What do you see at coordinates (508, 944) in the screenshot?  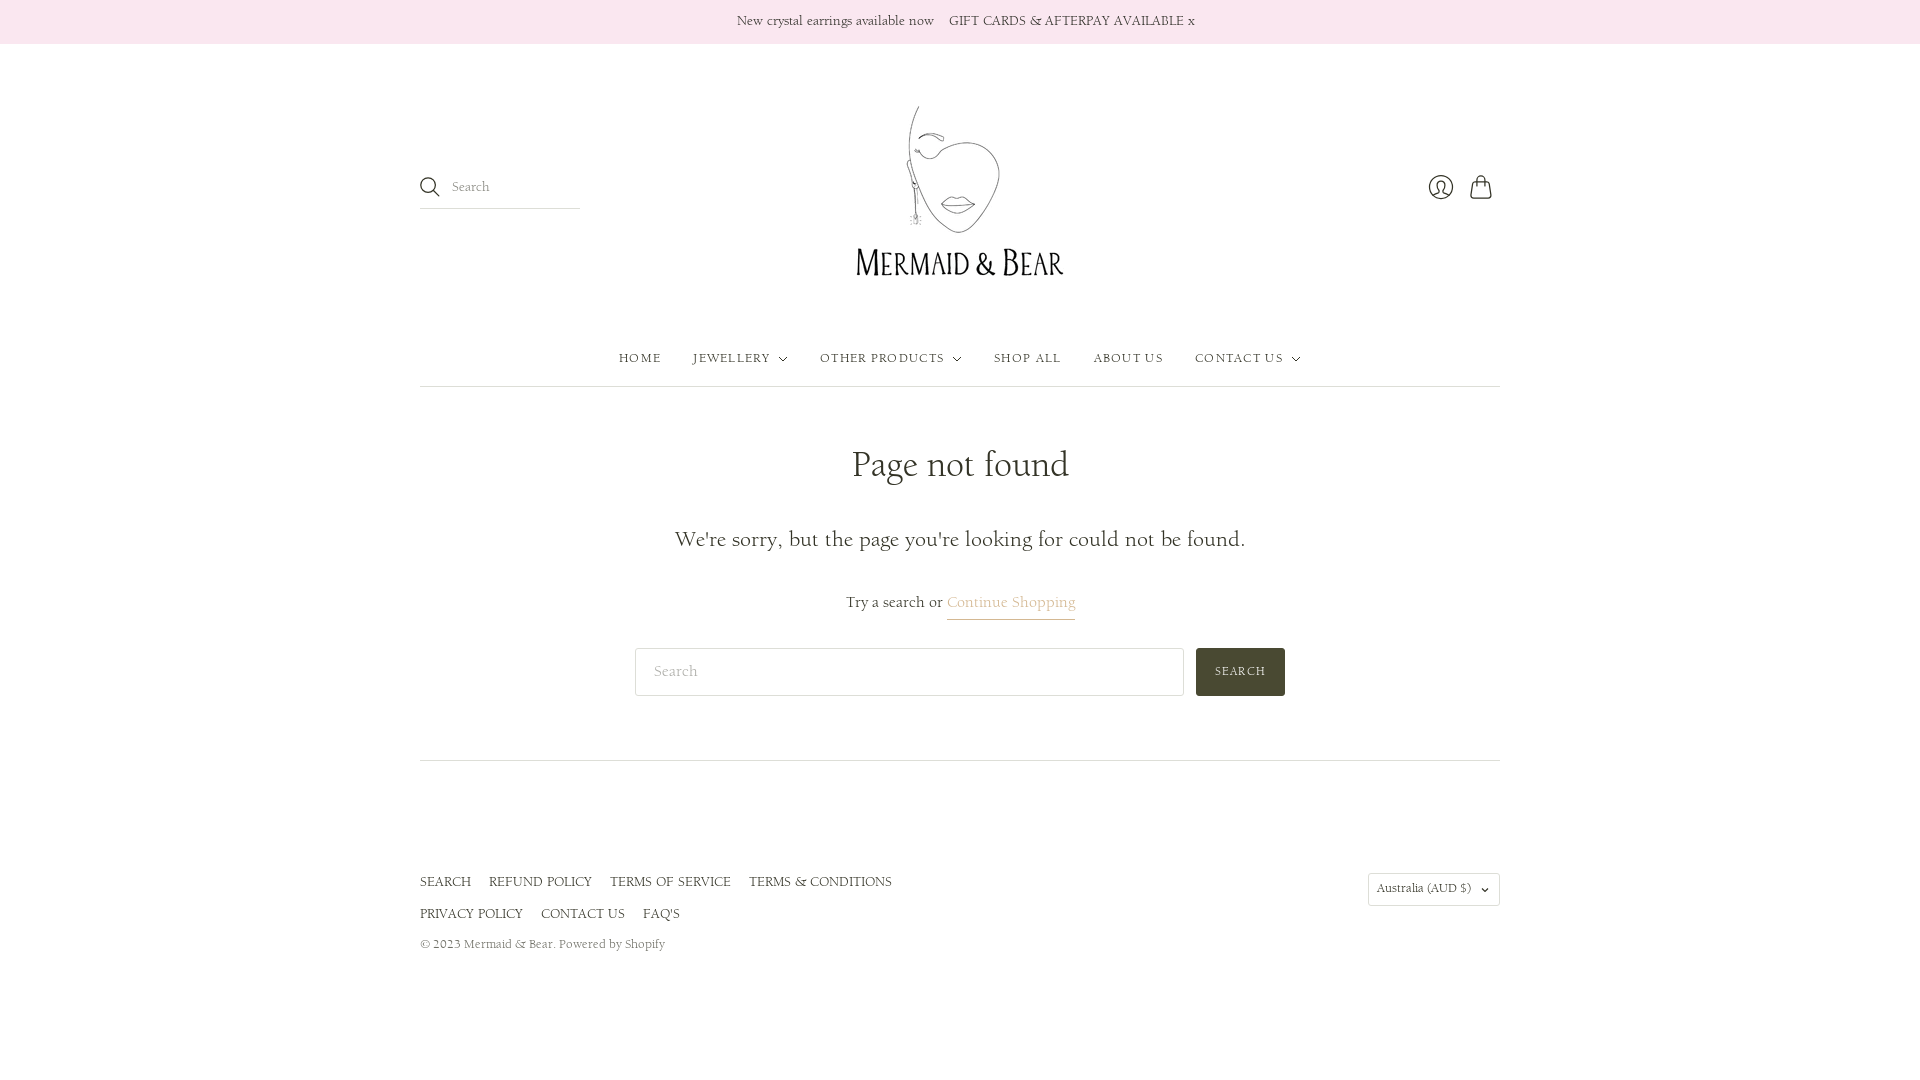 I see `'Mermaid & Bear'` at bounding box center [508, 944].